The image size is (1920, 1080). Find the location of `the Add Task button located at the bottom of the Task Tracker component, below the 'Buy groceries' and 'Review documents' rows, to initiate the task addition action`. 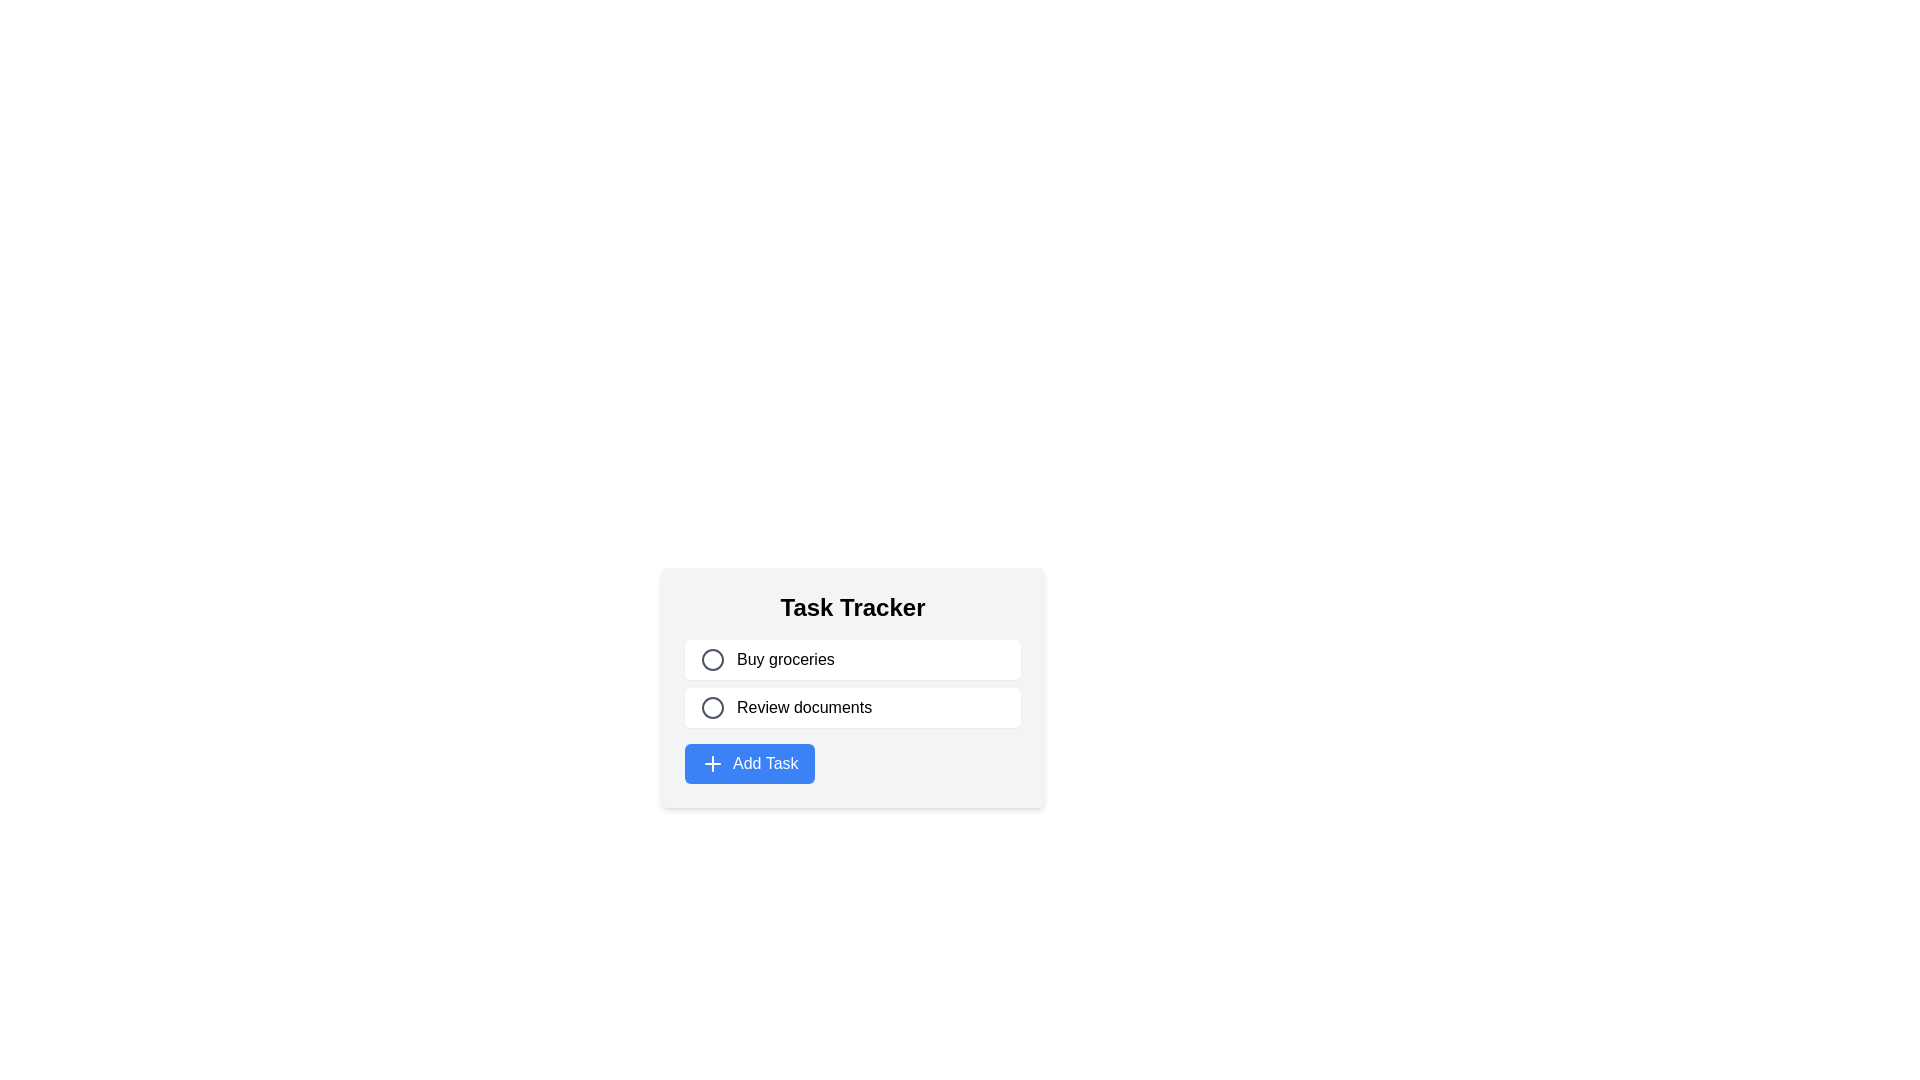

the Add Task button located at the bottom of the Task Tracker component, below the 'Buy groceries' and 'Review documents' rows, to initiate the task addition action is located at coordinates (748, 763).